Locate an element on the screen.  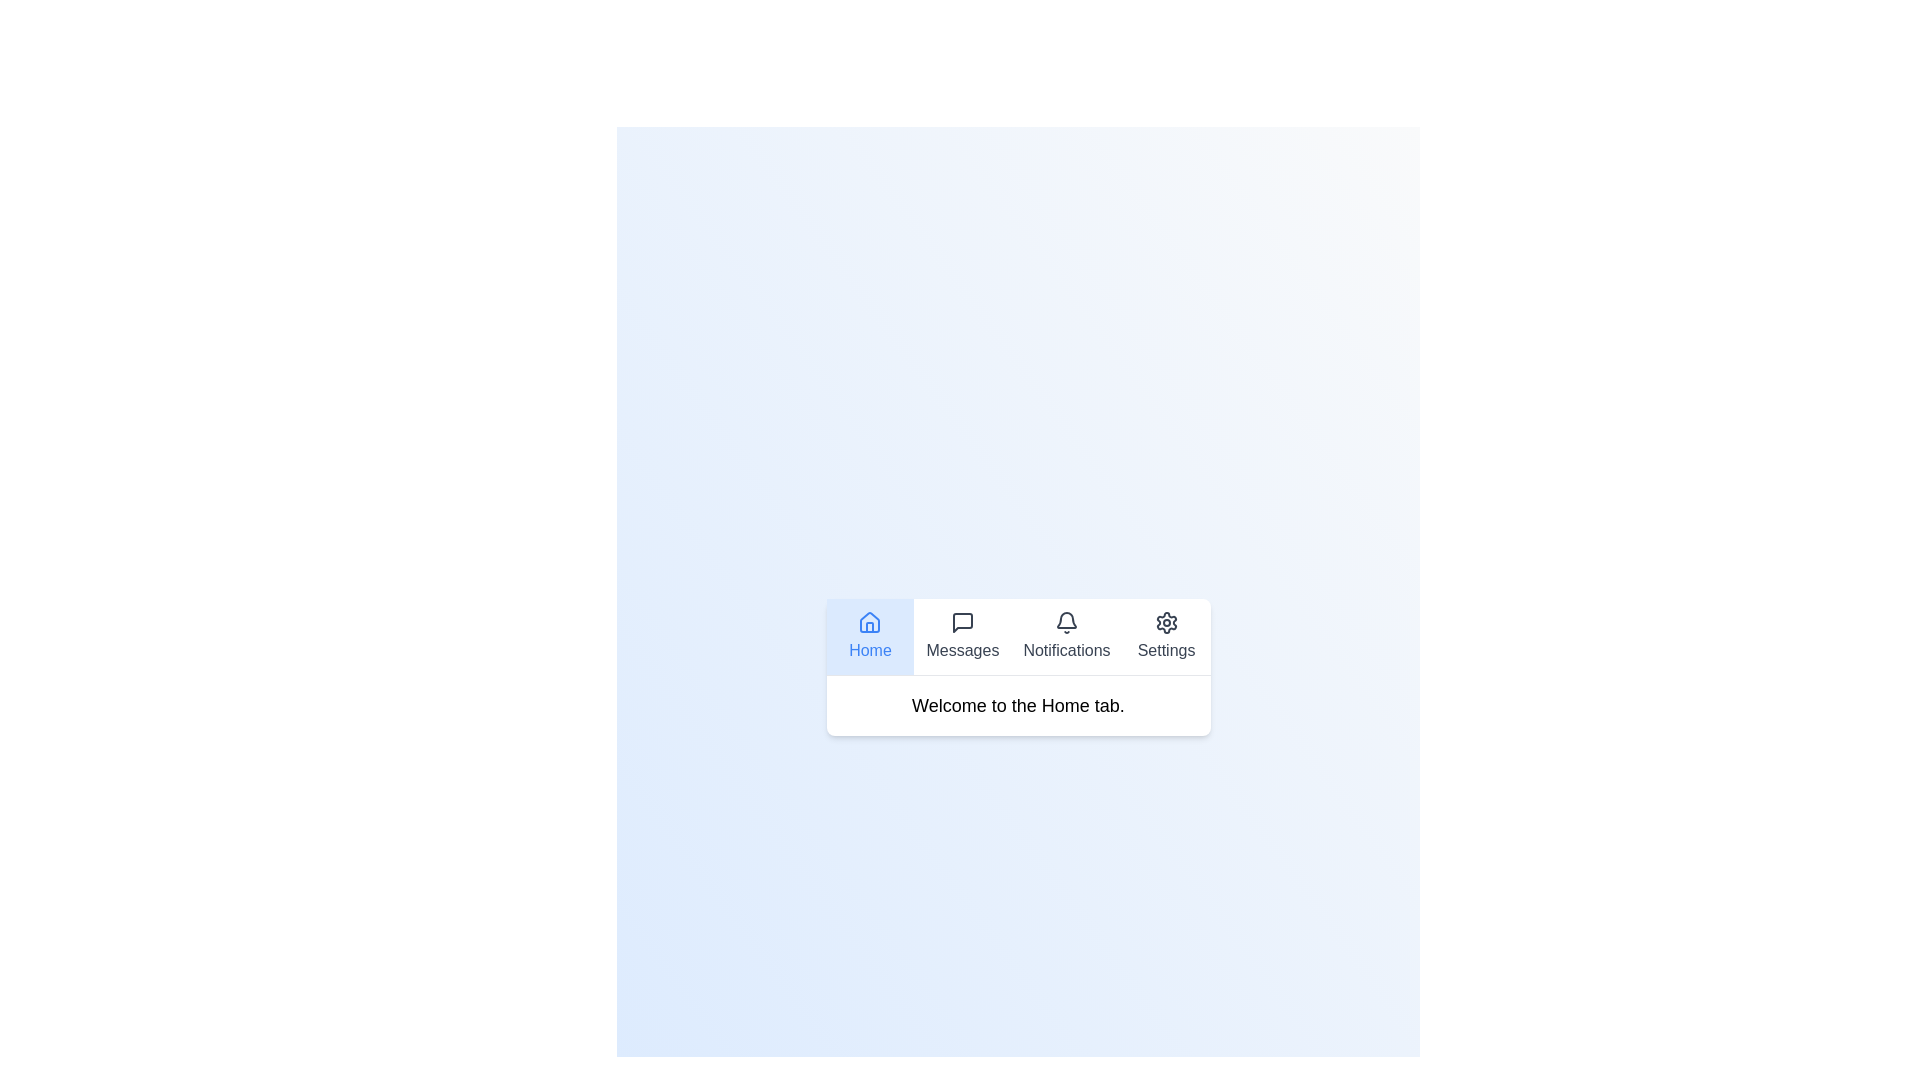
the 'Notifications' icon, which is a bell-shaped icon located in the tab bar section near the center bottom of the interface is located at coordinates (1065, 619).